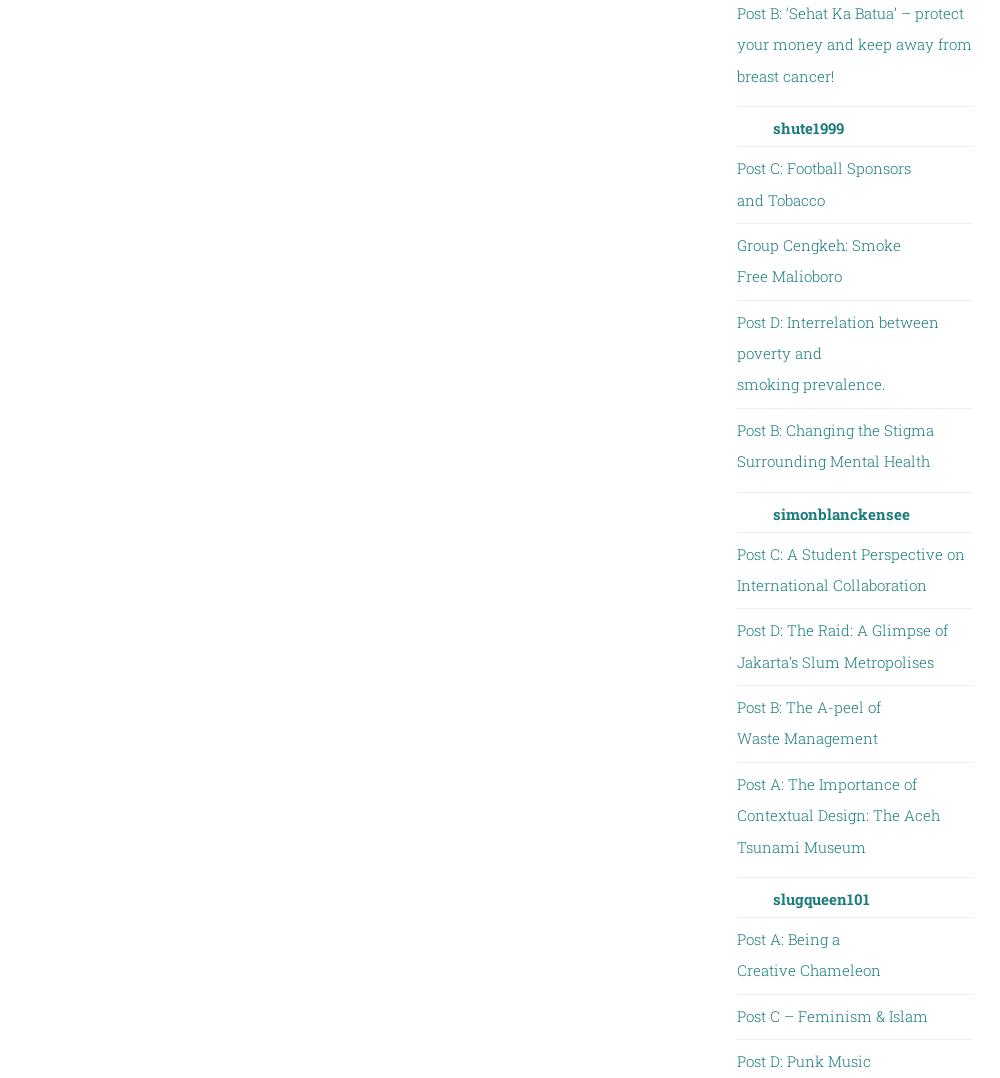 The height and width of the screenshot is (1078, 1000). I want to click on 'Post C: Football Sponsors and Tobacco', so click(822, 182).